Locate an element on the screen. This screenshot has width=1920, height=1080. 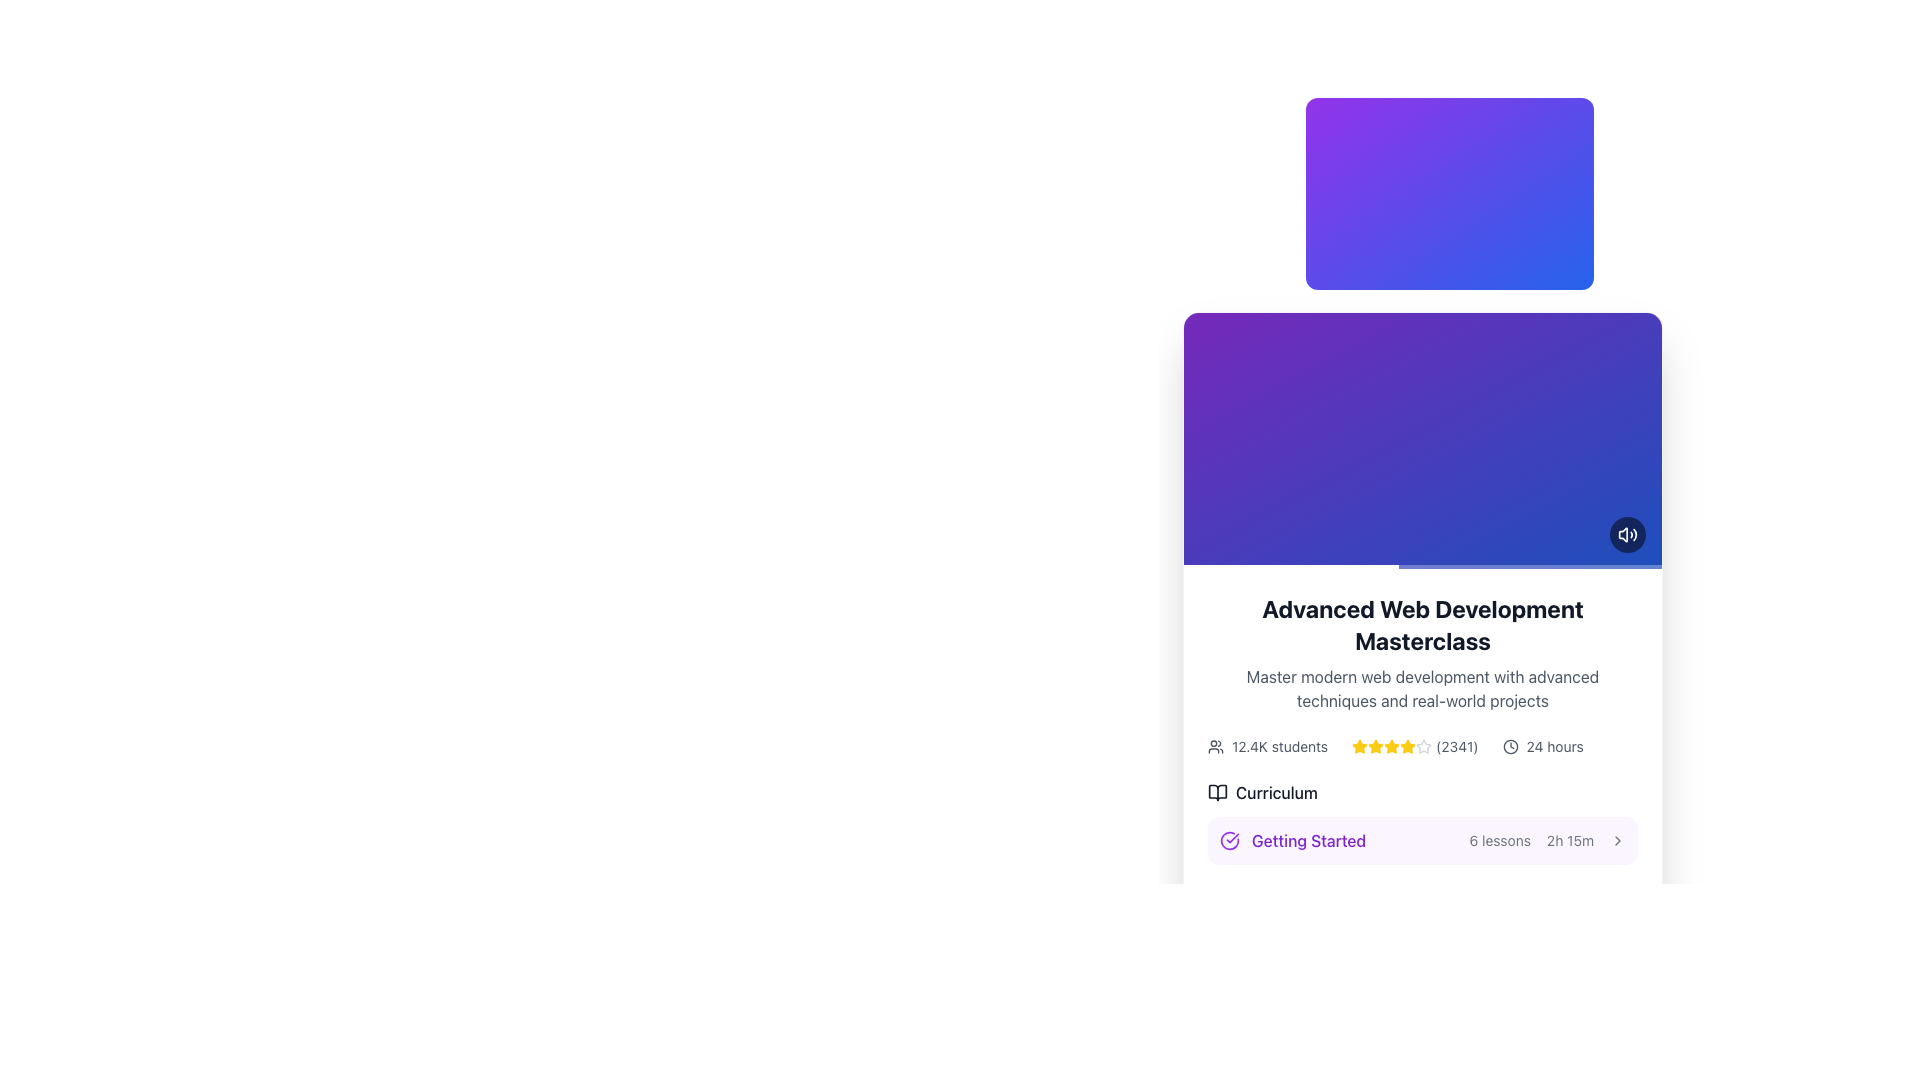
the fourth yellow star icon is located at coordinates (1391, 745).